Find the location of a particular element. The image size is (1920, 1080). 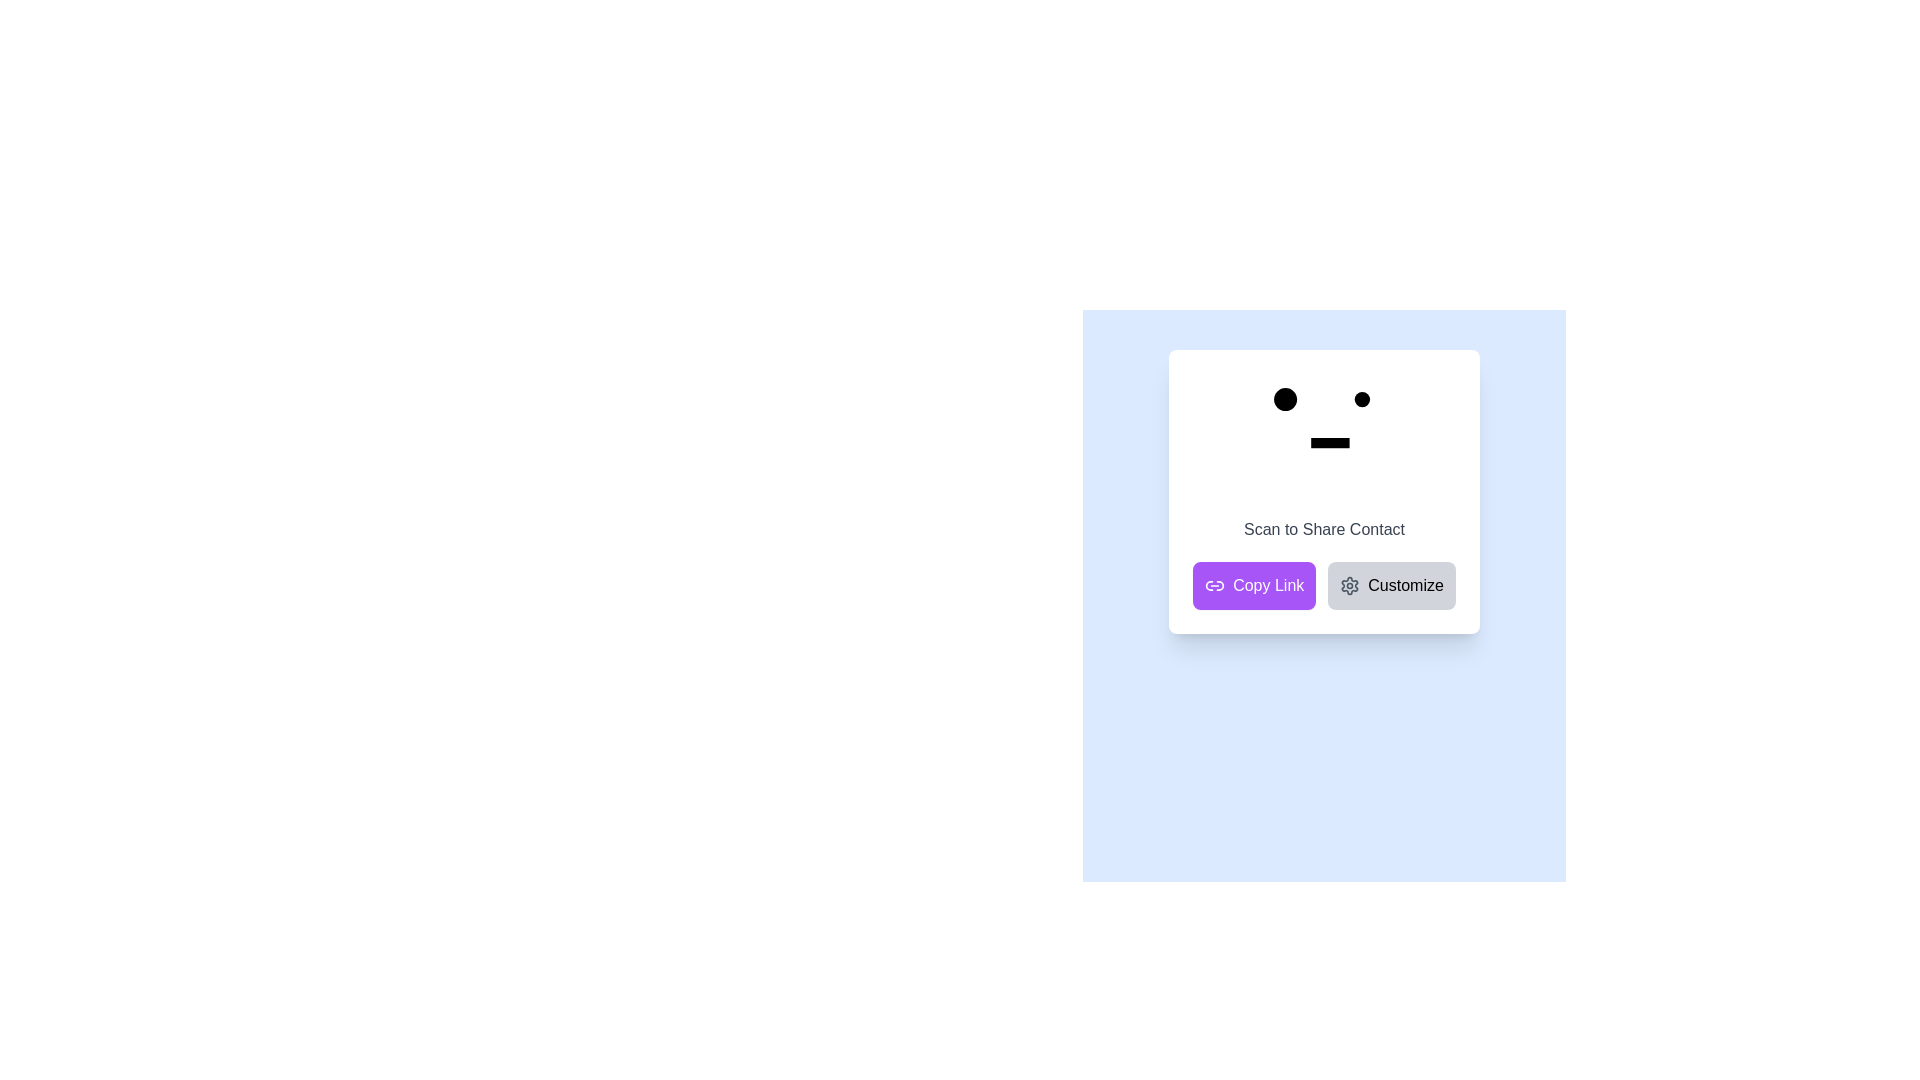

static text element located on the right side of a gray rounded button, which likely allows for customization of settings or options is located at coordinates (1405, 585).